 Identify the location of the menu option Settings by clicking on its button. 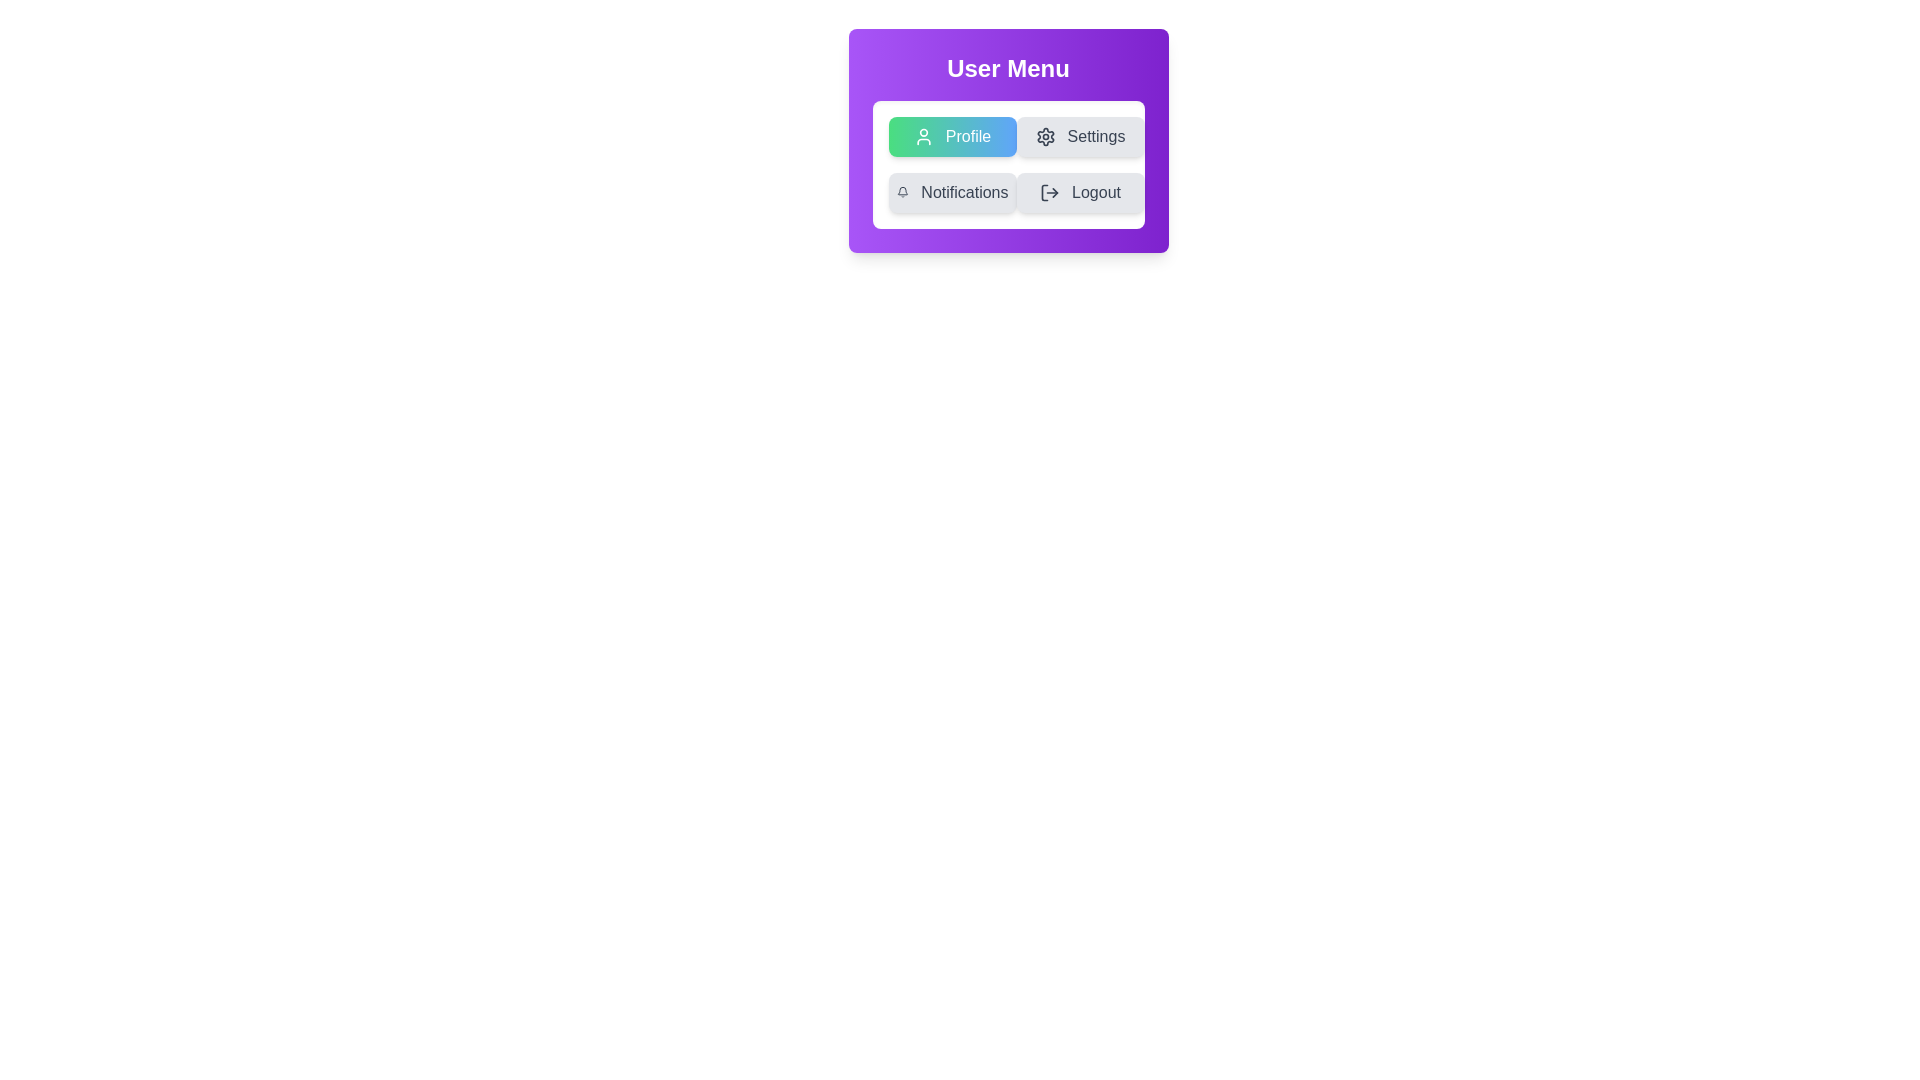
(1079, 136).